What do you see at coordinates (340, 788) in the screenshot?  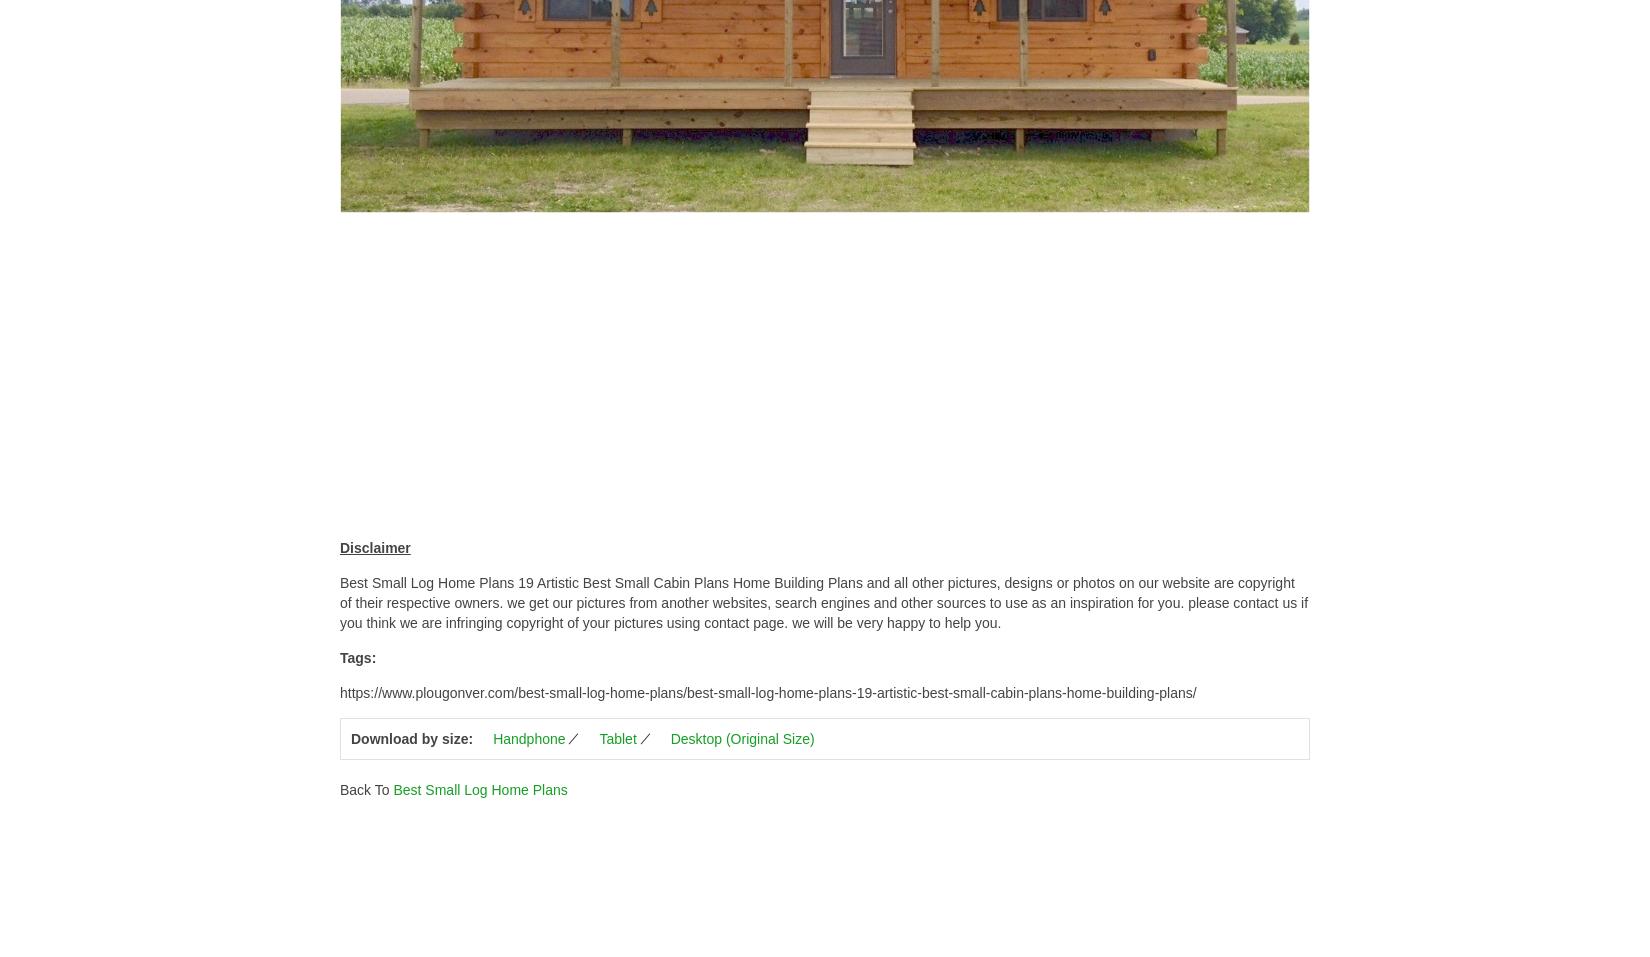 I see `'Back To'` at bounding box center [340, 788].